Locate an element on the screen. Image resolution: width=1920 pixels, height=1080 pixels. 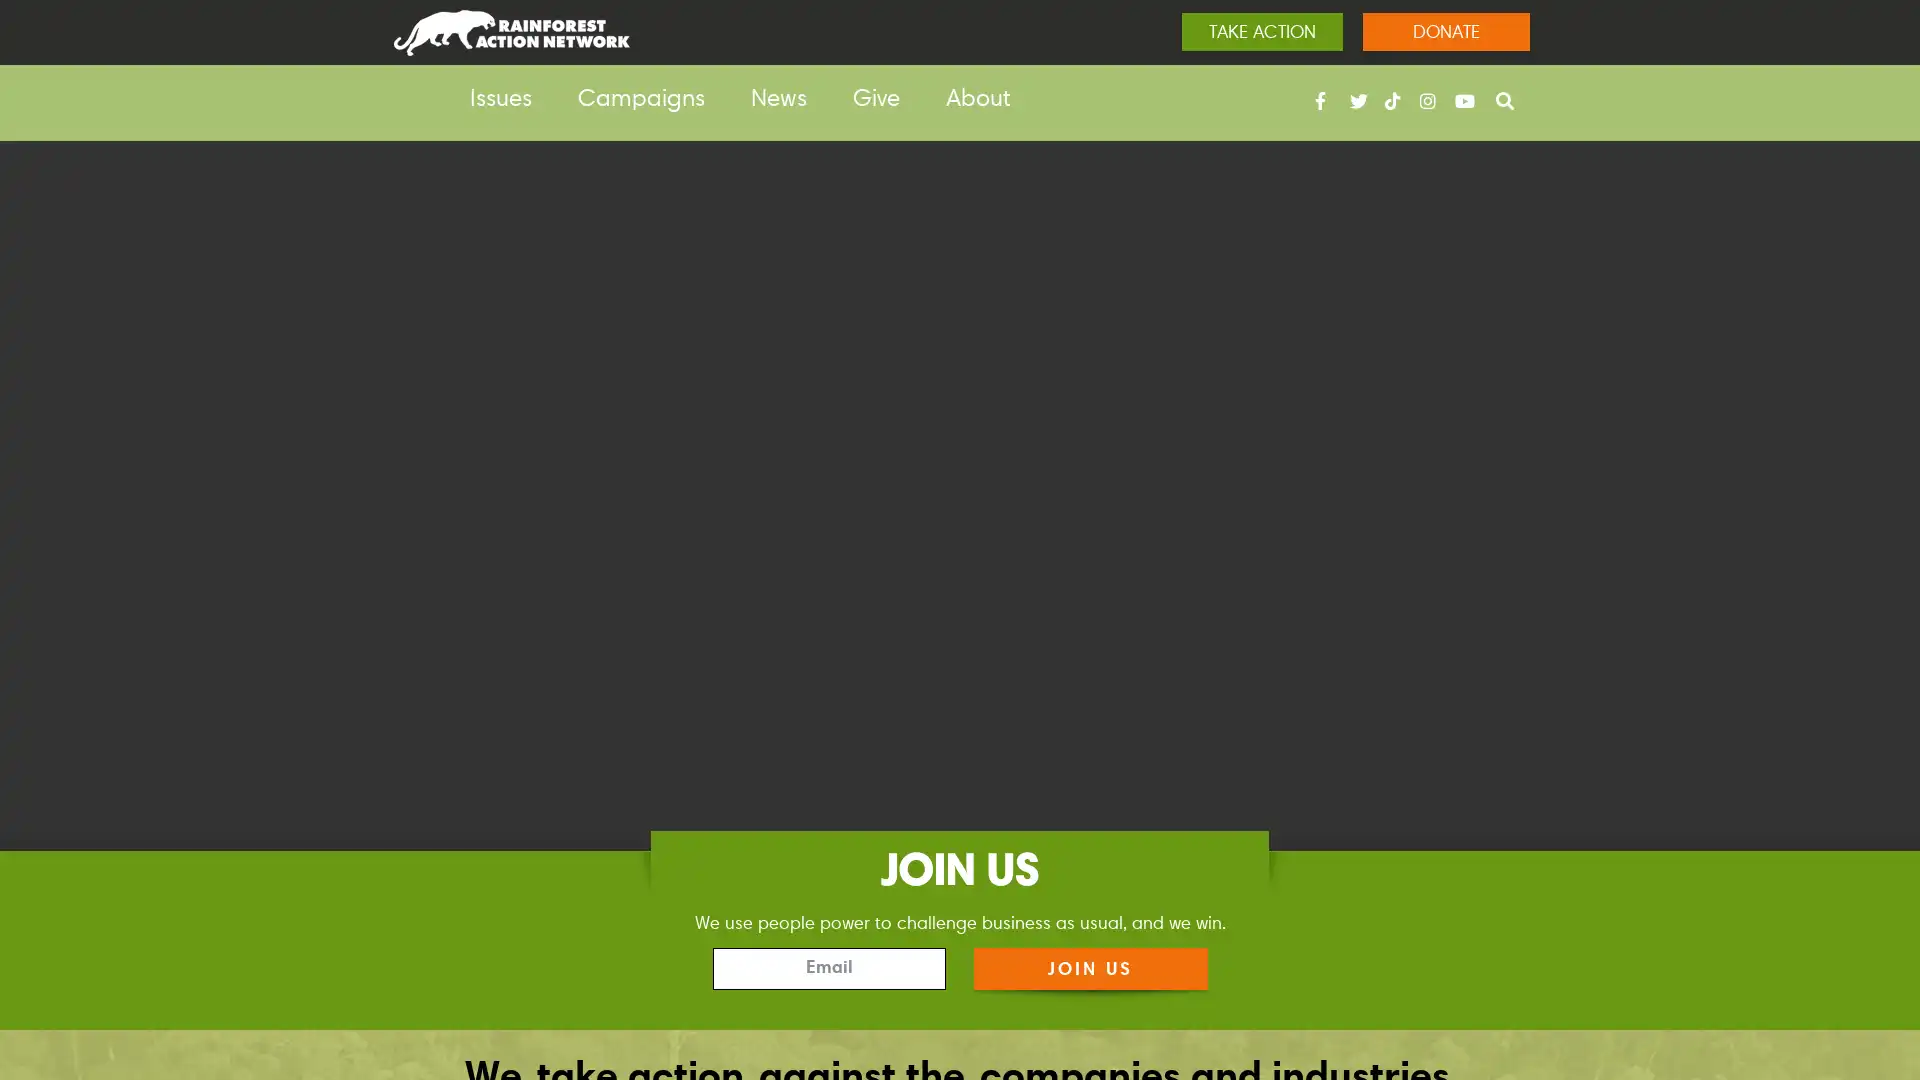
News is located at coordinates (777, 100).